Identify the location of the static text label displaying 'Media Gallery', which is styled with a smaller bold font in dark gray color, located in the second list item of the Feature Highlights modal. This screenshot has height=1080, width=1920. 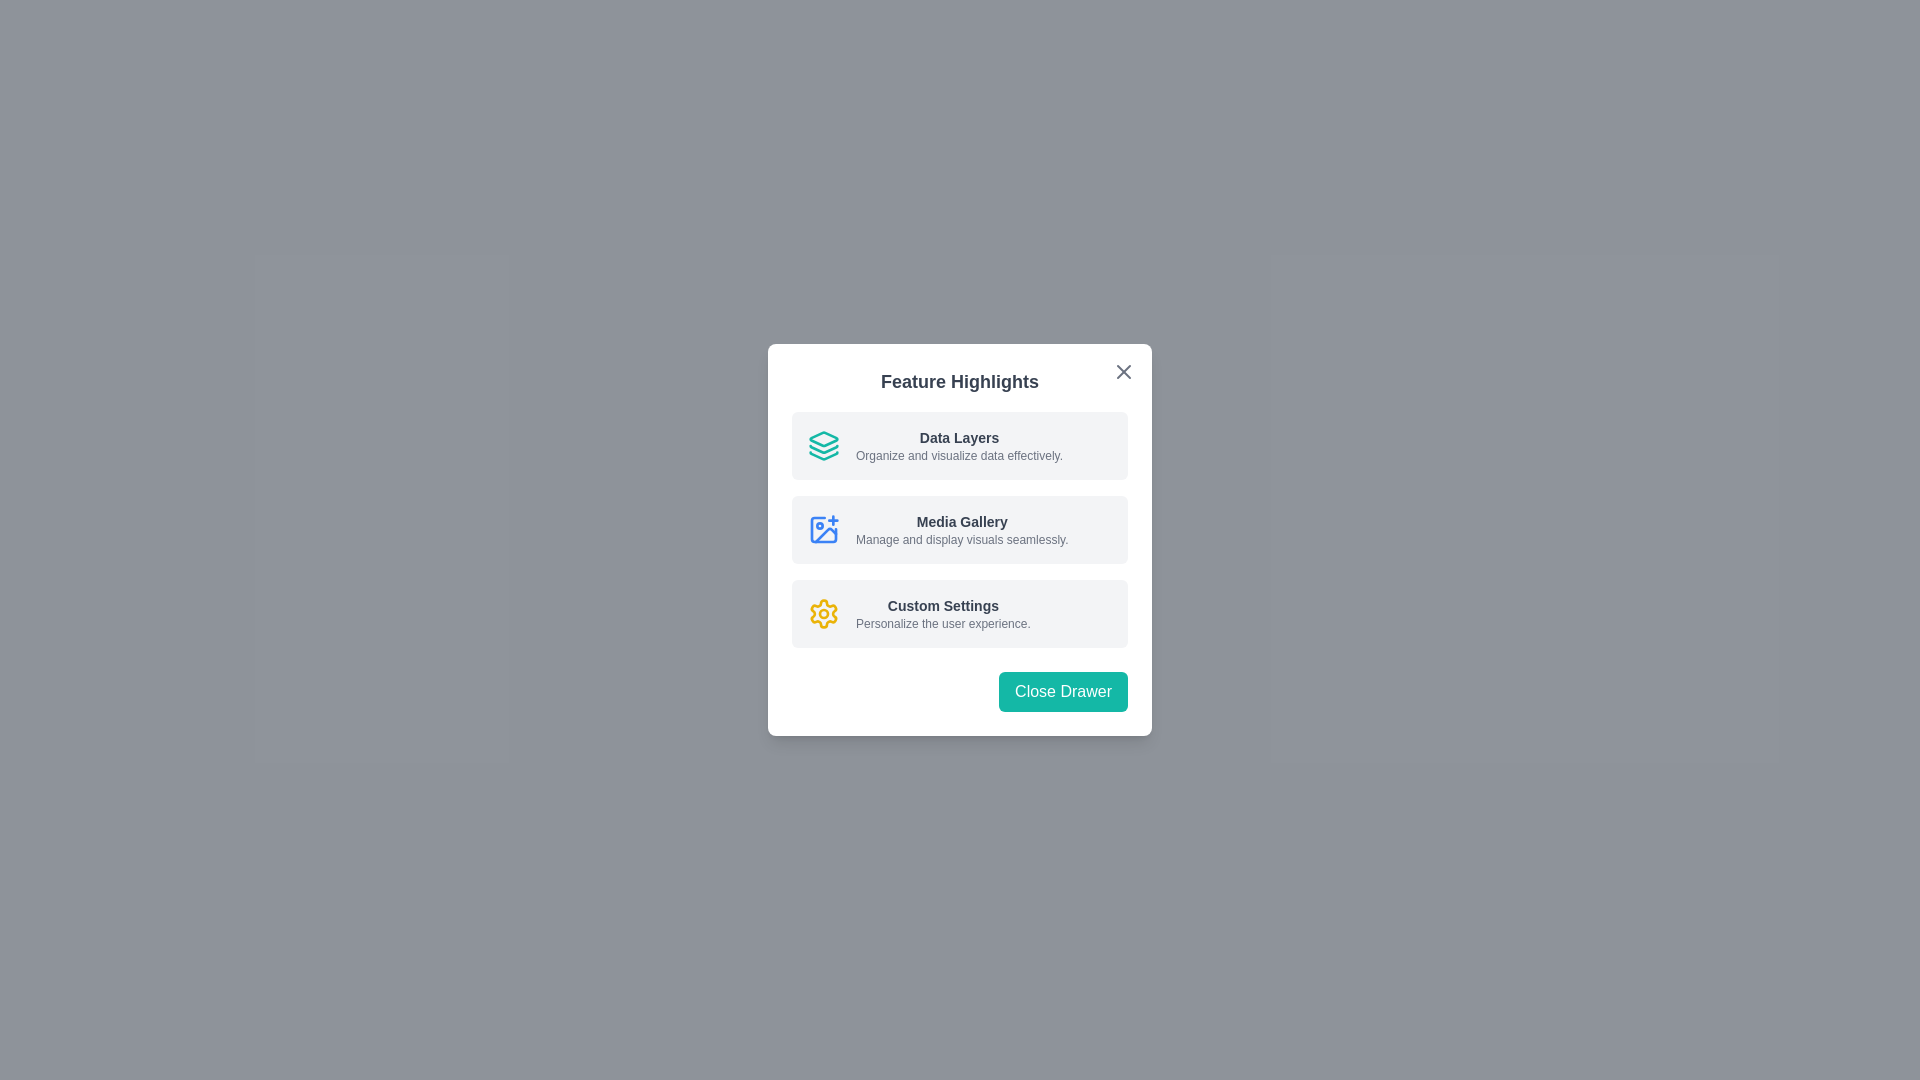
(962, 520).